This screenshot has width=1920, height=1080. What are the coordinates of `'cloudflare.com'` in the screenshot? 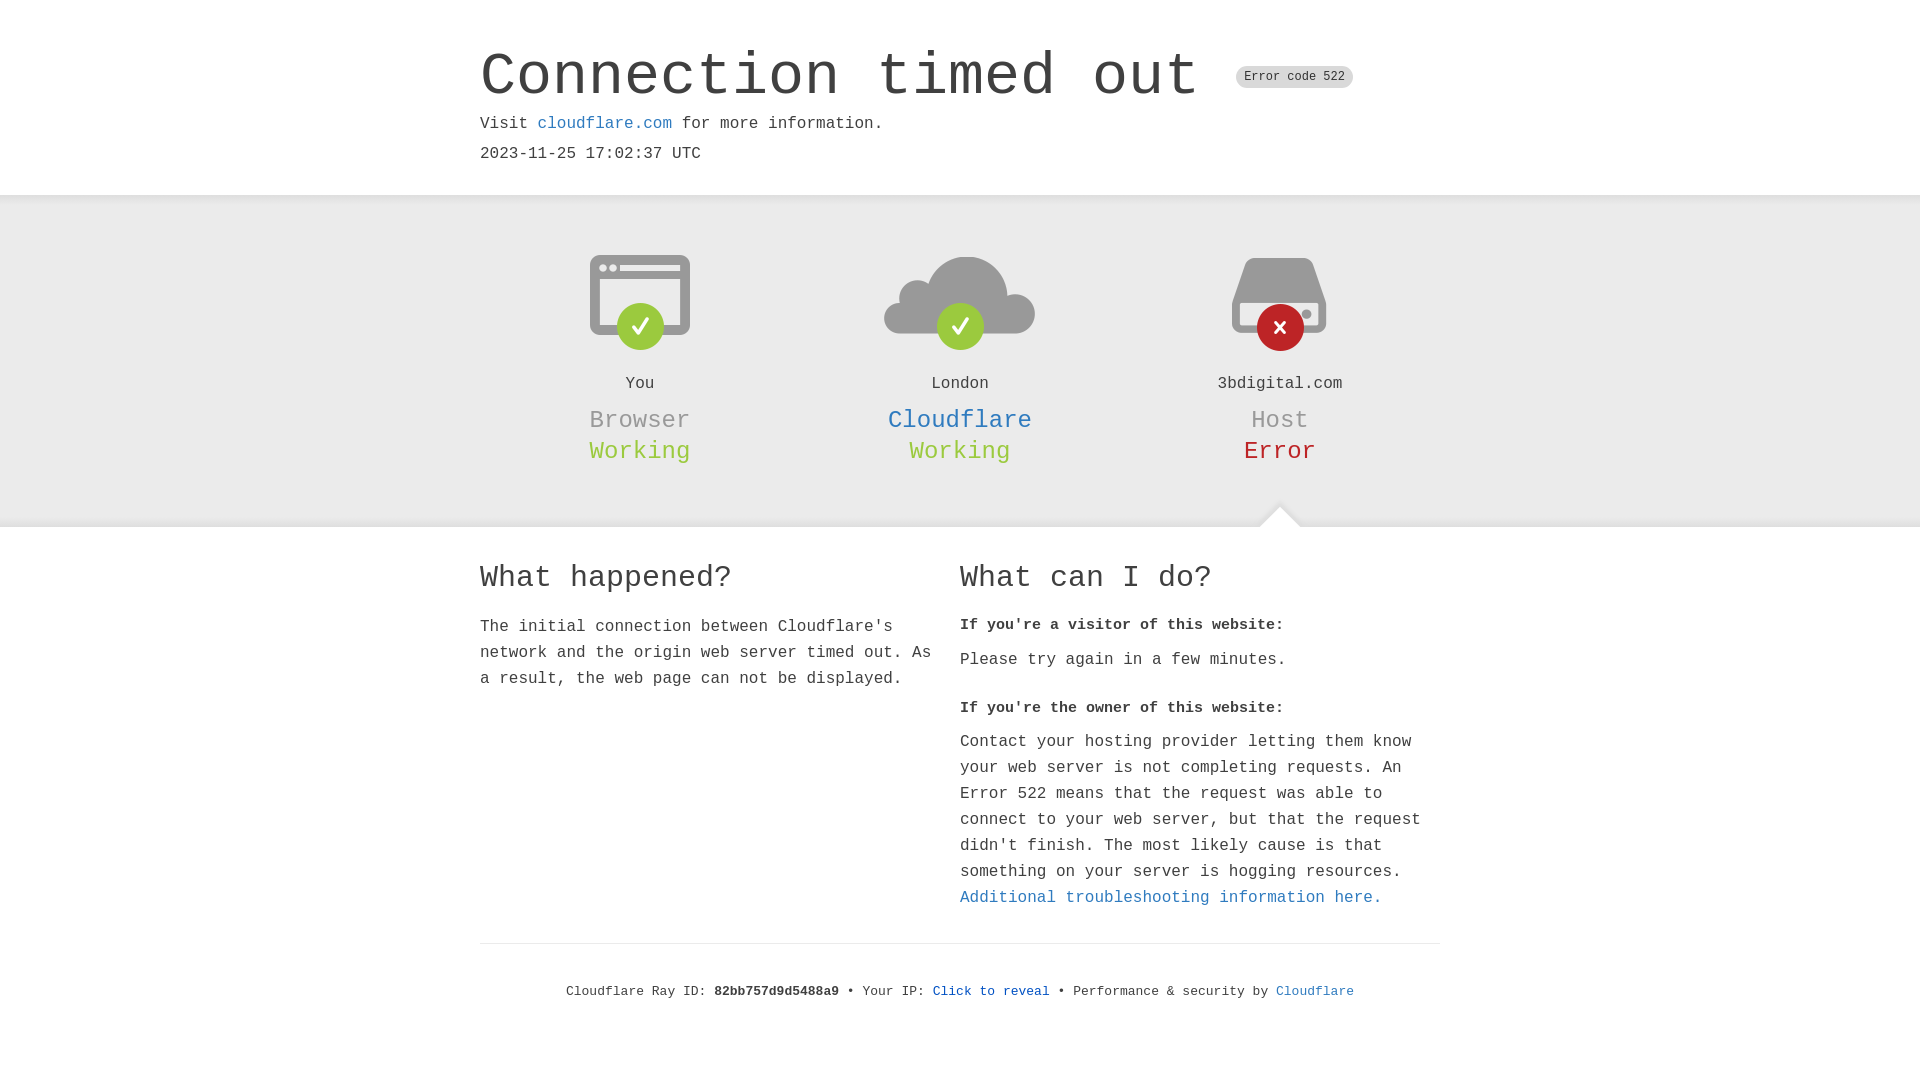 It's located at (603, 123).